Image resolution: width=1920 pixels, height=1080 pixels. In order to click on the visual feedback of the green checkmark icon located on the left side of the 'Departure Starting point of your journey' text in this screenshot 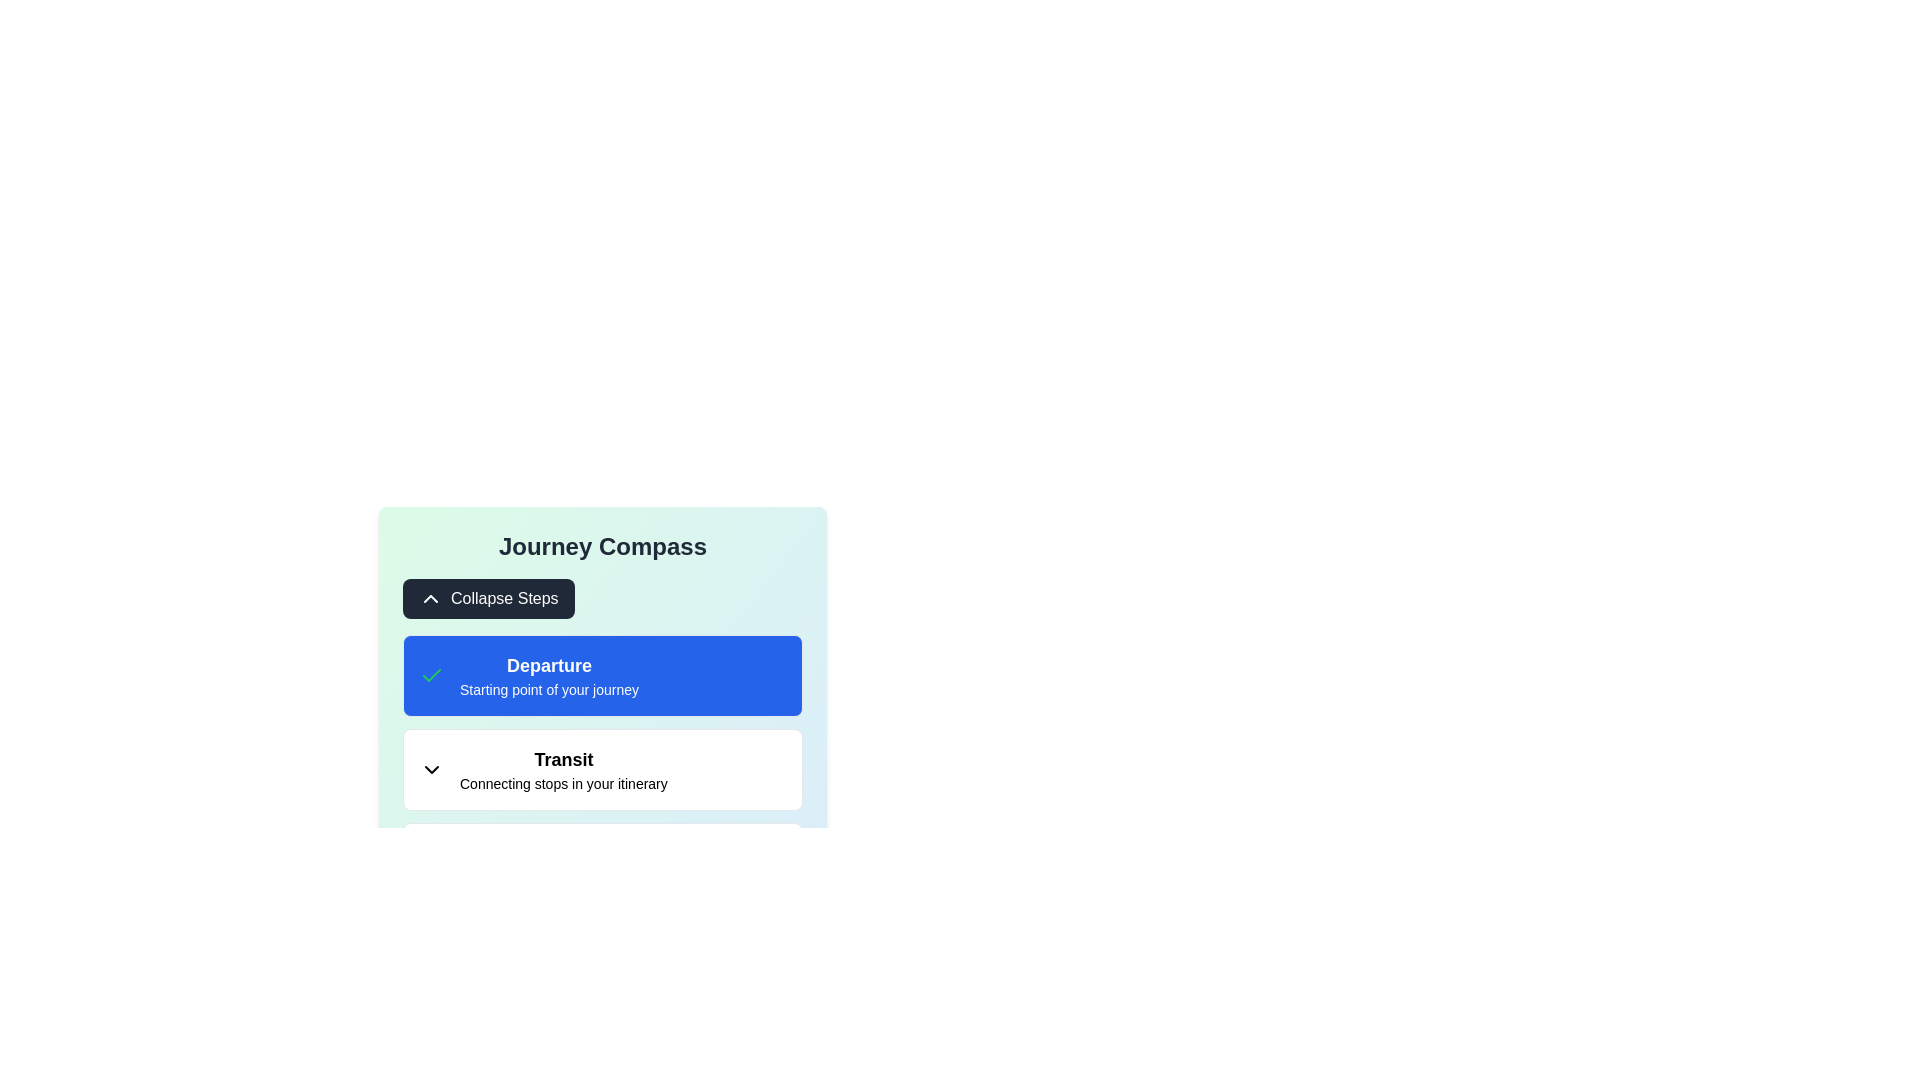, I will do `click(431, 675)`.